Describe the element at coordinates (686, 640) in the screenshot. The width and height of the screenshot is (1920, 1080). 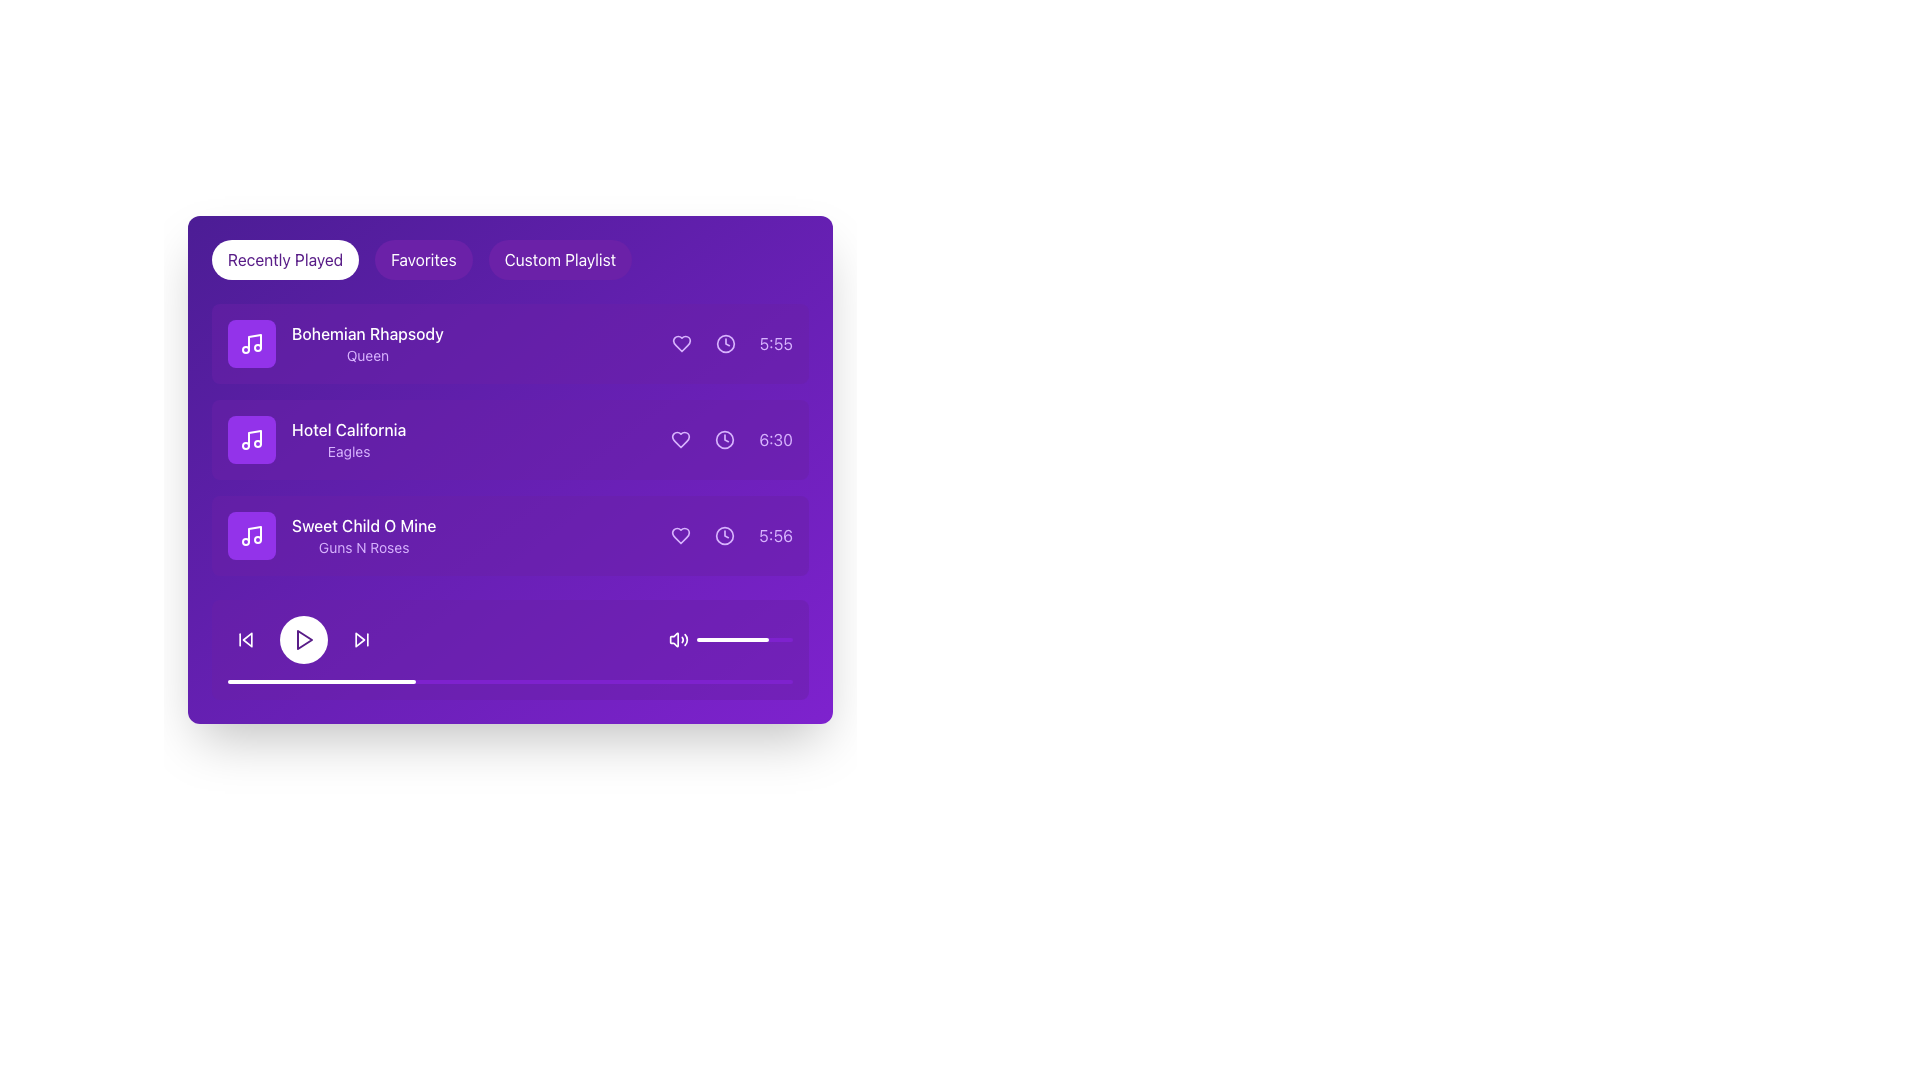
I see `the rightmost arc segment of the volume control icon in the bottom-right area of the music player interface` at that location.